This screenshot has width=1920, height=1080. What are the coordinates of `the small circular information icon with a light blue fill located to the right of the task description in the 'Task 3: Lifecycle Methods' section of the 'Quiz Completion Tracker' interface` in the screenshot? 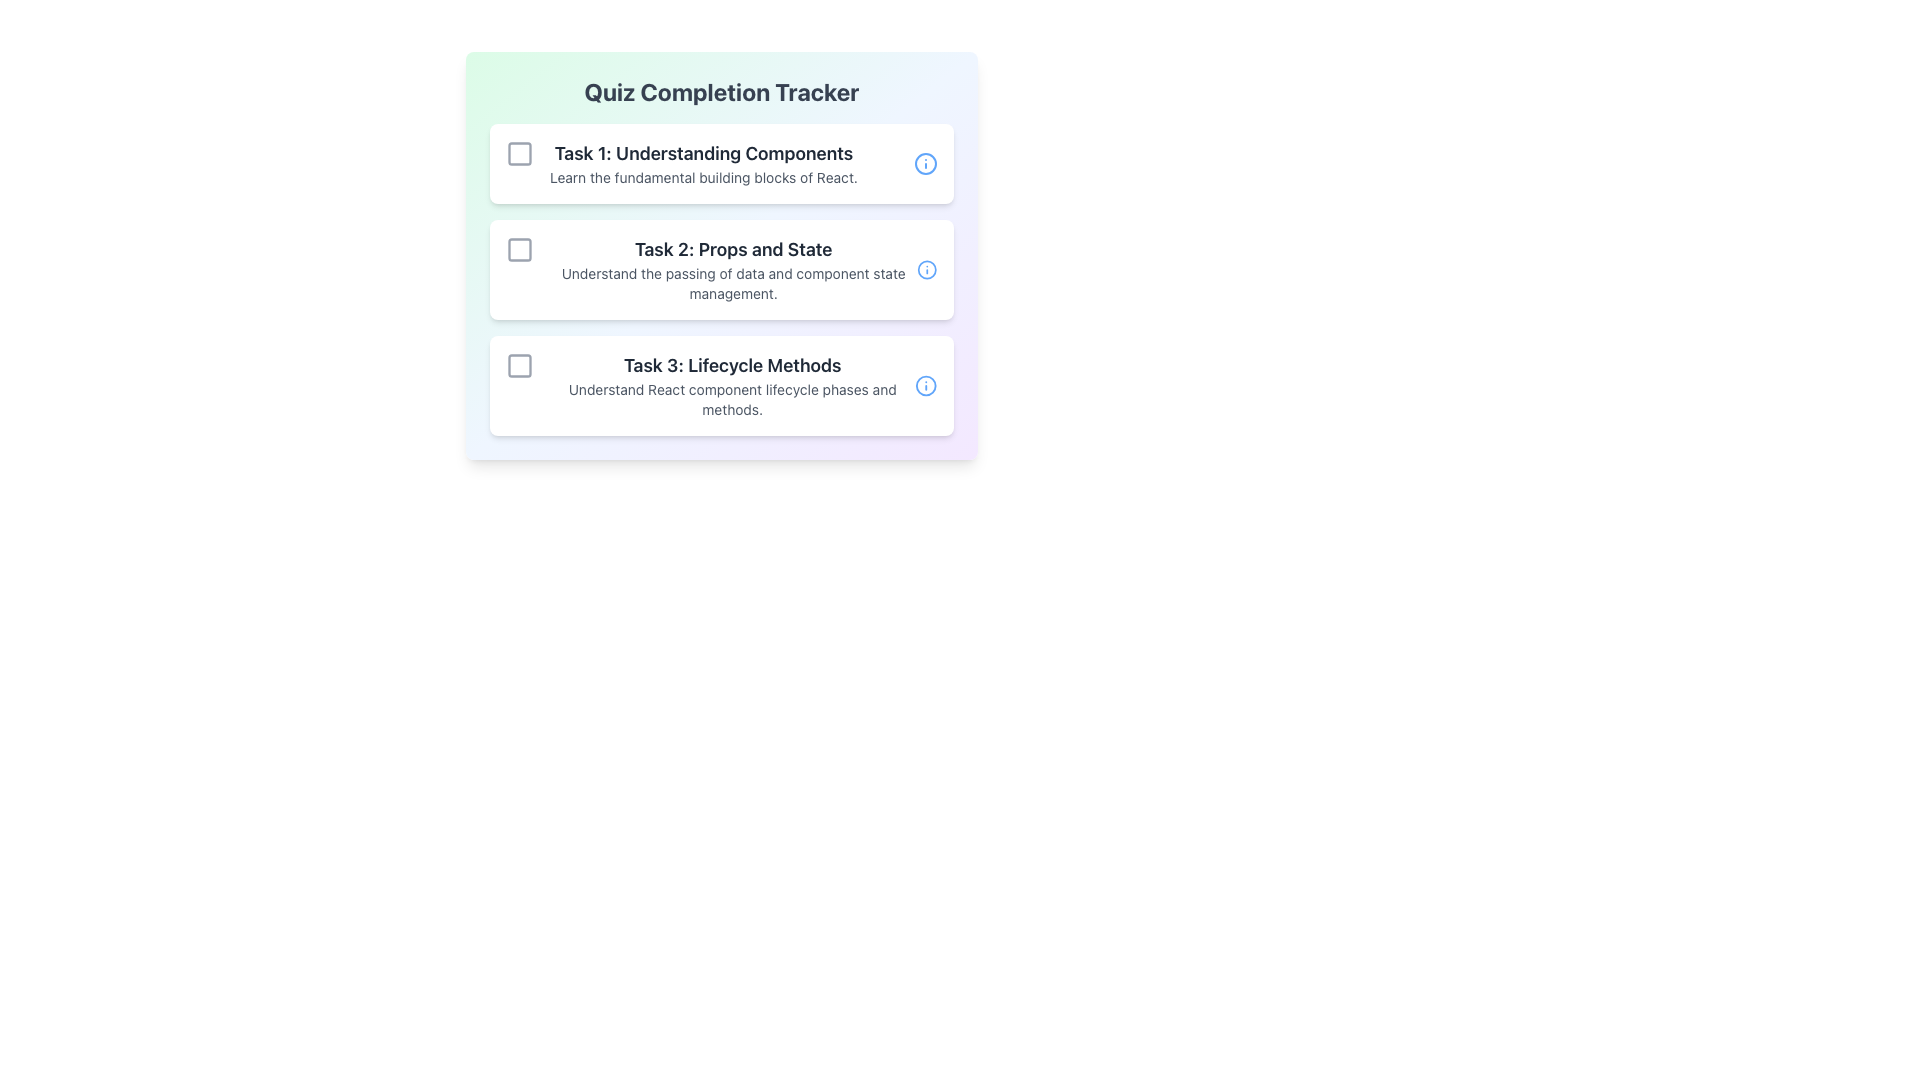 It's located at (925, 385).